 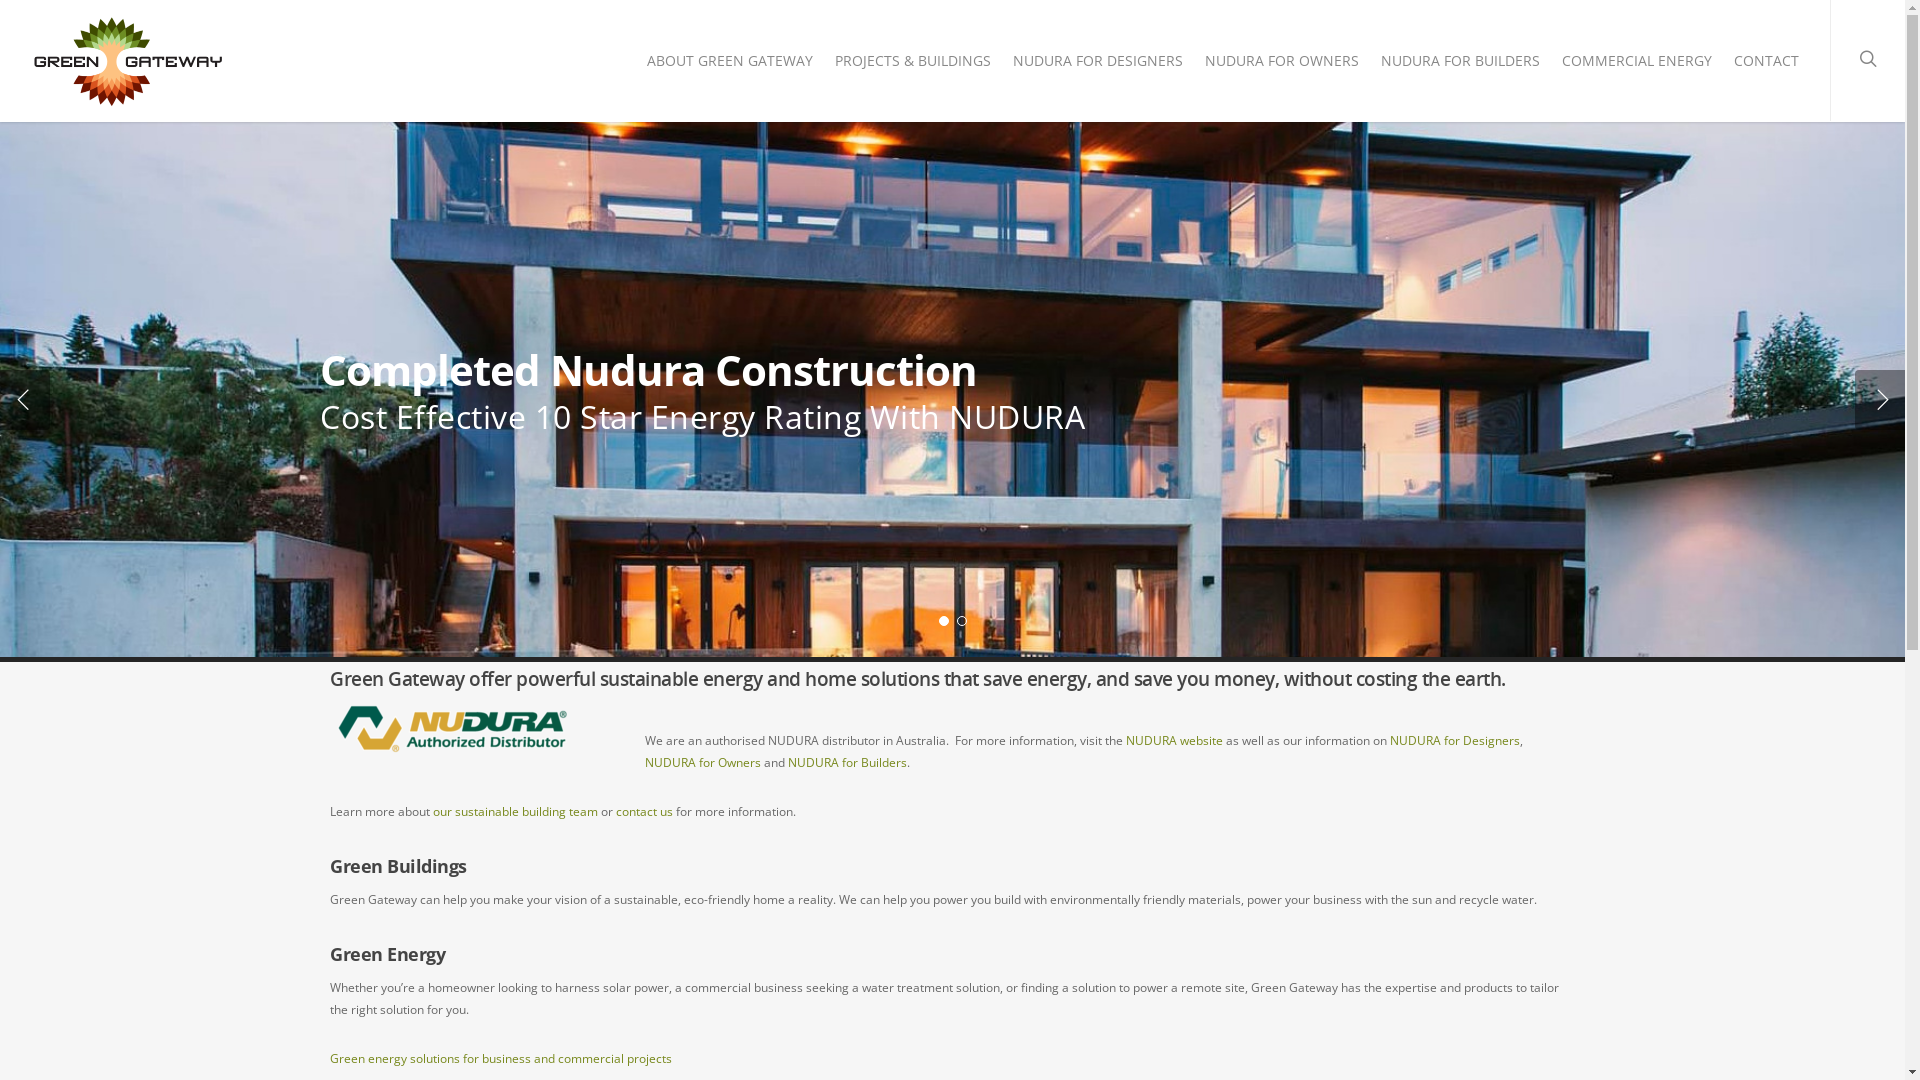 What do you see at coordinates (1766, 64) in the screenshot?
I see `'CONTACT'` at bounding box center [1766, 64].